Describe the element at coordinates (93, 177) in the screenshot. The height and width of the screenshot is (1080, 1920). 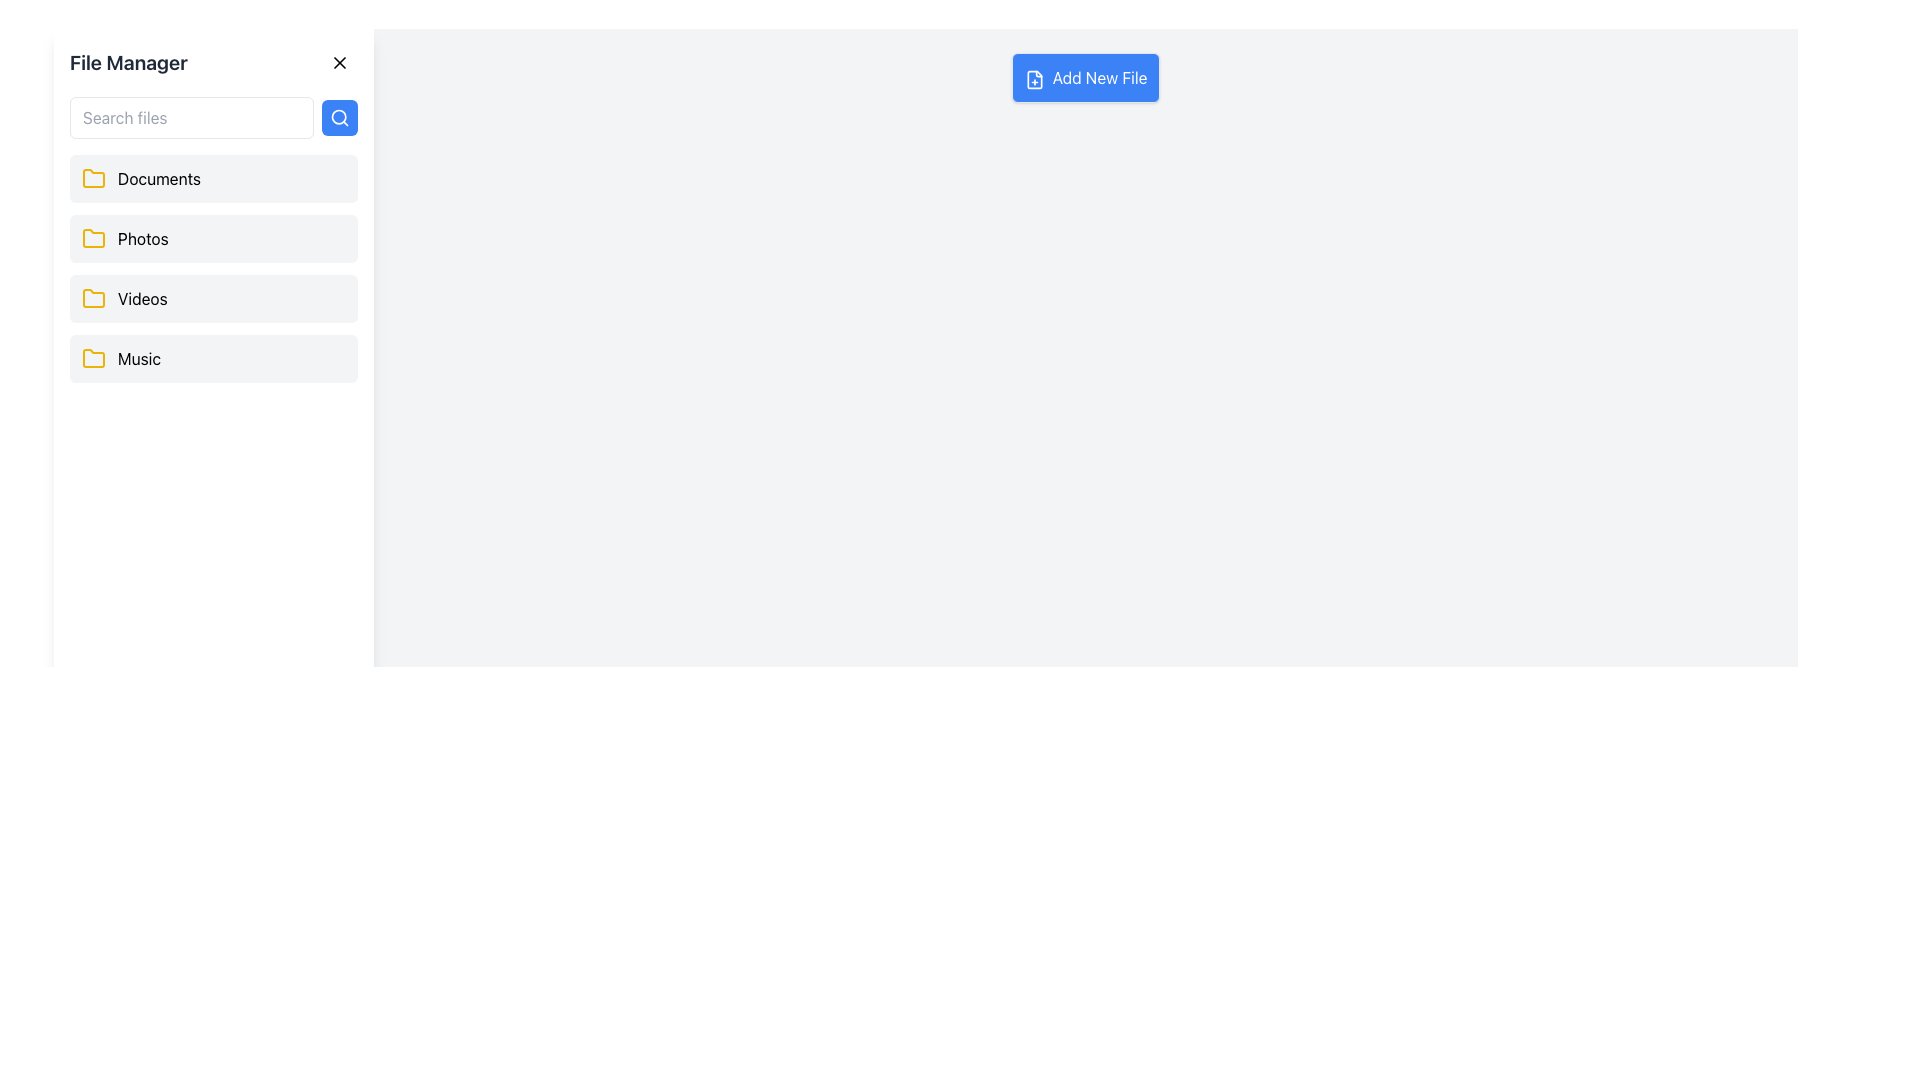
I see `the Folder part of the icon in the Documents section, which is styled with a yellow outline and resembles a classic file folder symbol` at that location.